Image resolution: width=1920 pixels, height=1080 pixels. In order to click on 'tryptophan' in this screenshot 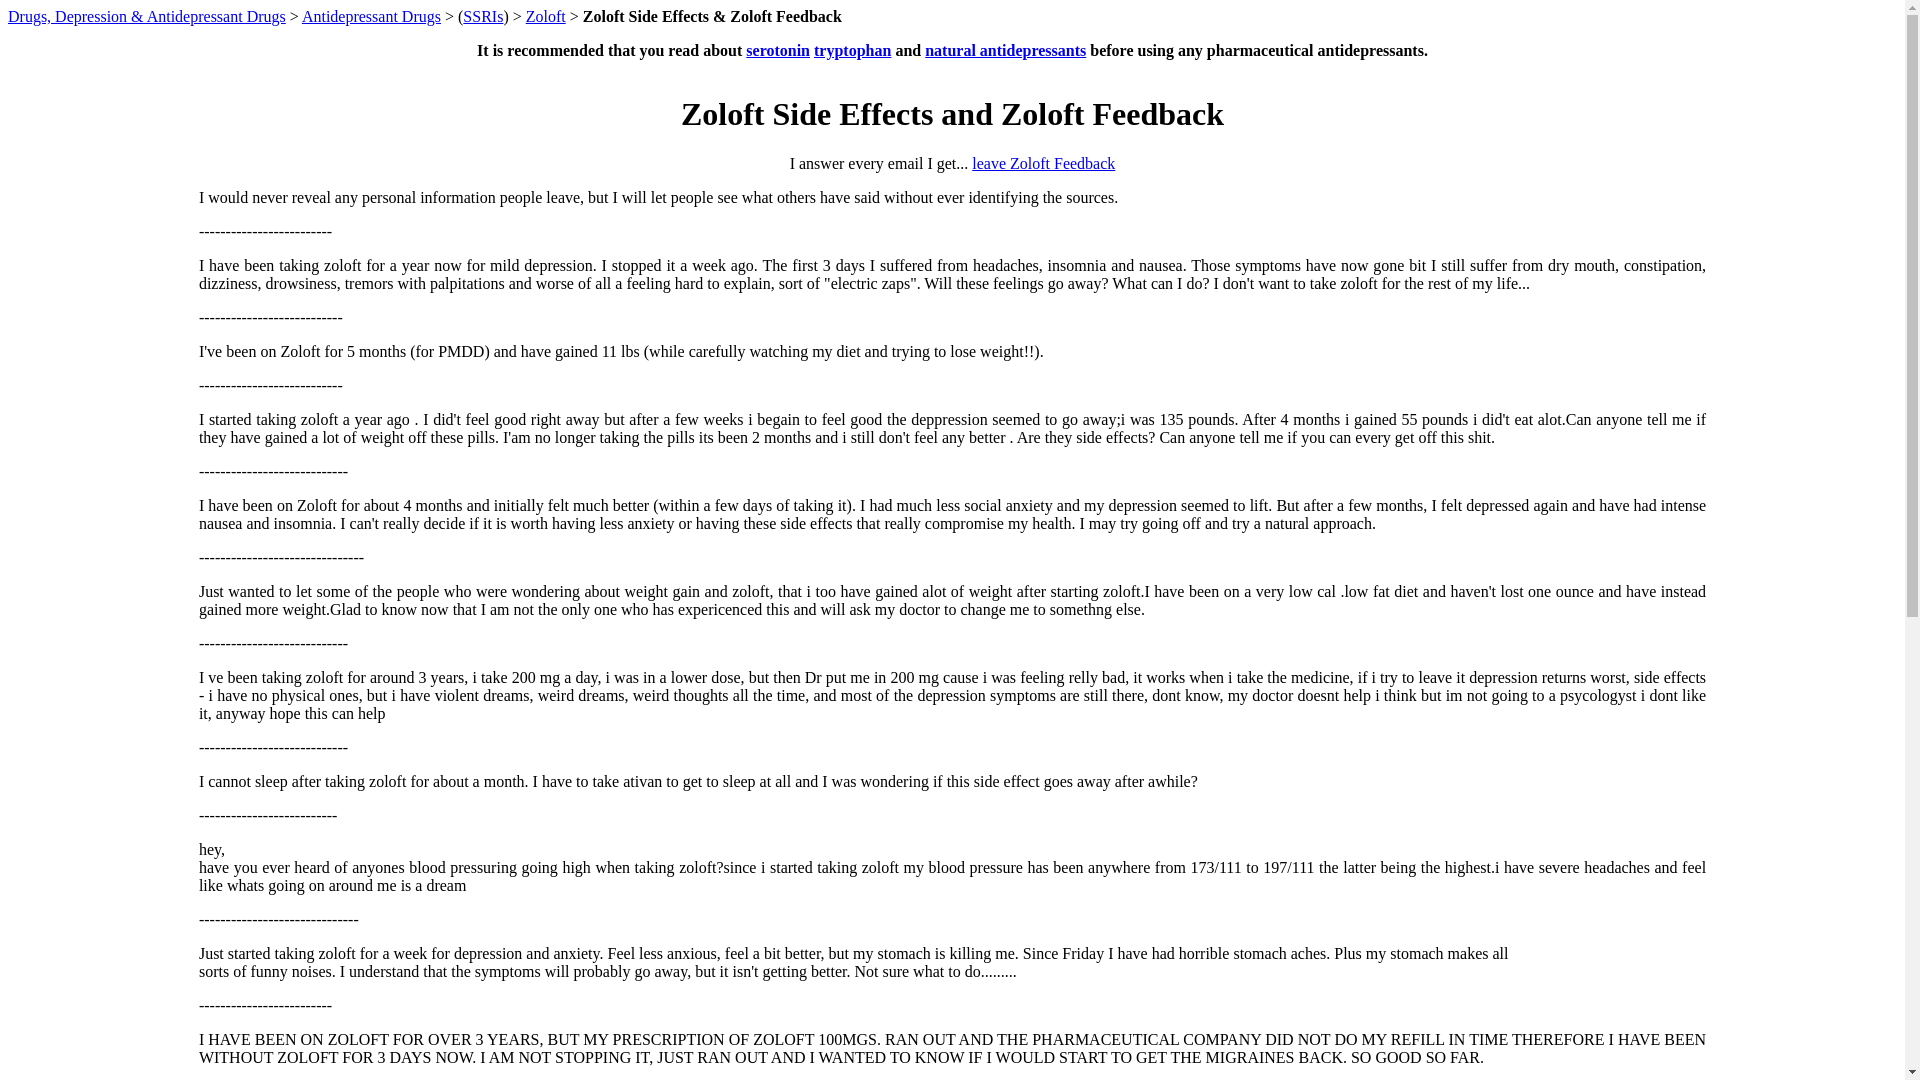, I will do `click(852, 49)`.